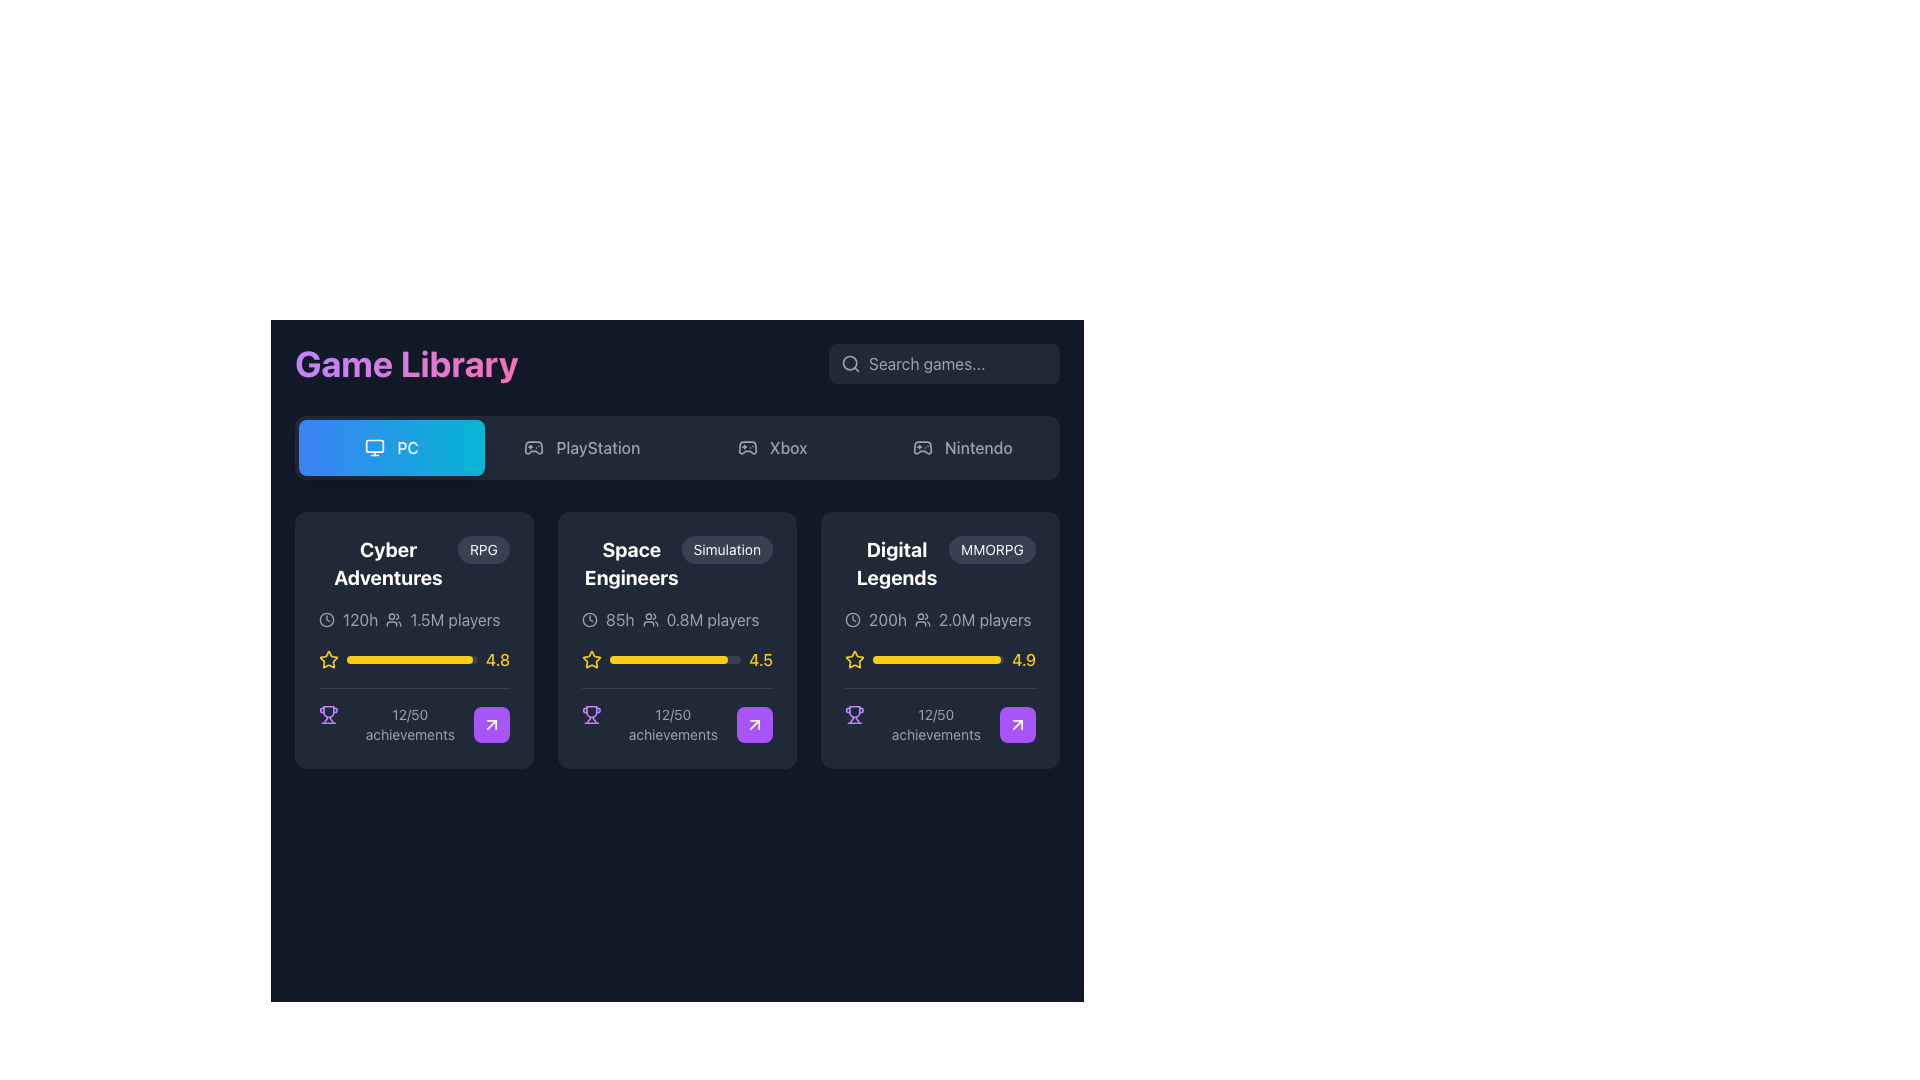  Describe the element at coordinates (937, 659) in the screenshot. I see `the yellow progress bar located within the 'Digital Legends' card, which is positioned below the star icon and the rating text '4.9'` at that location.